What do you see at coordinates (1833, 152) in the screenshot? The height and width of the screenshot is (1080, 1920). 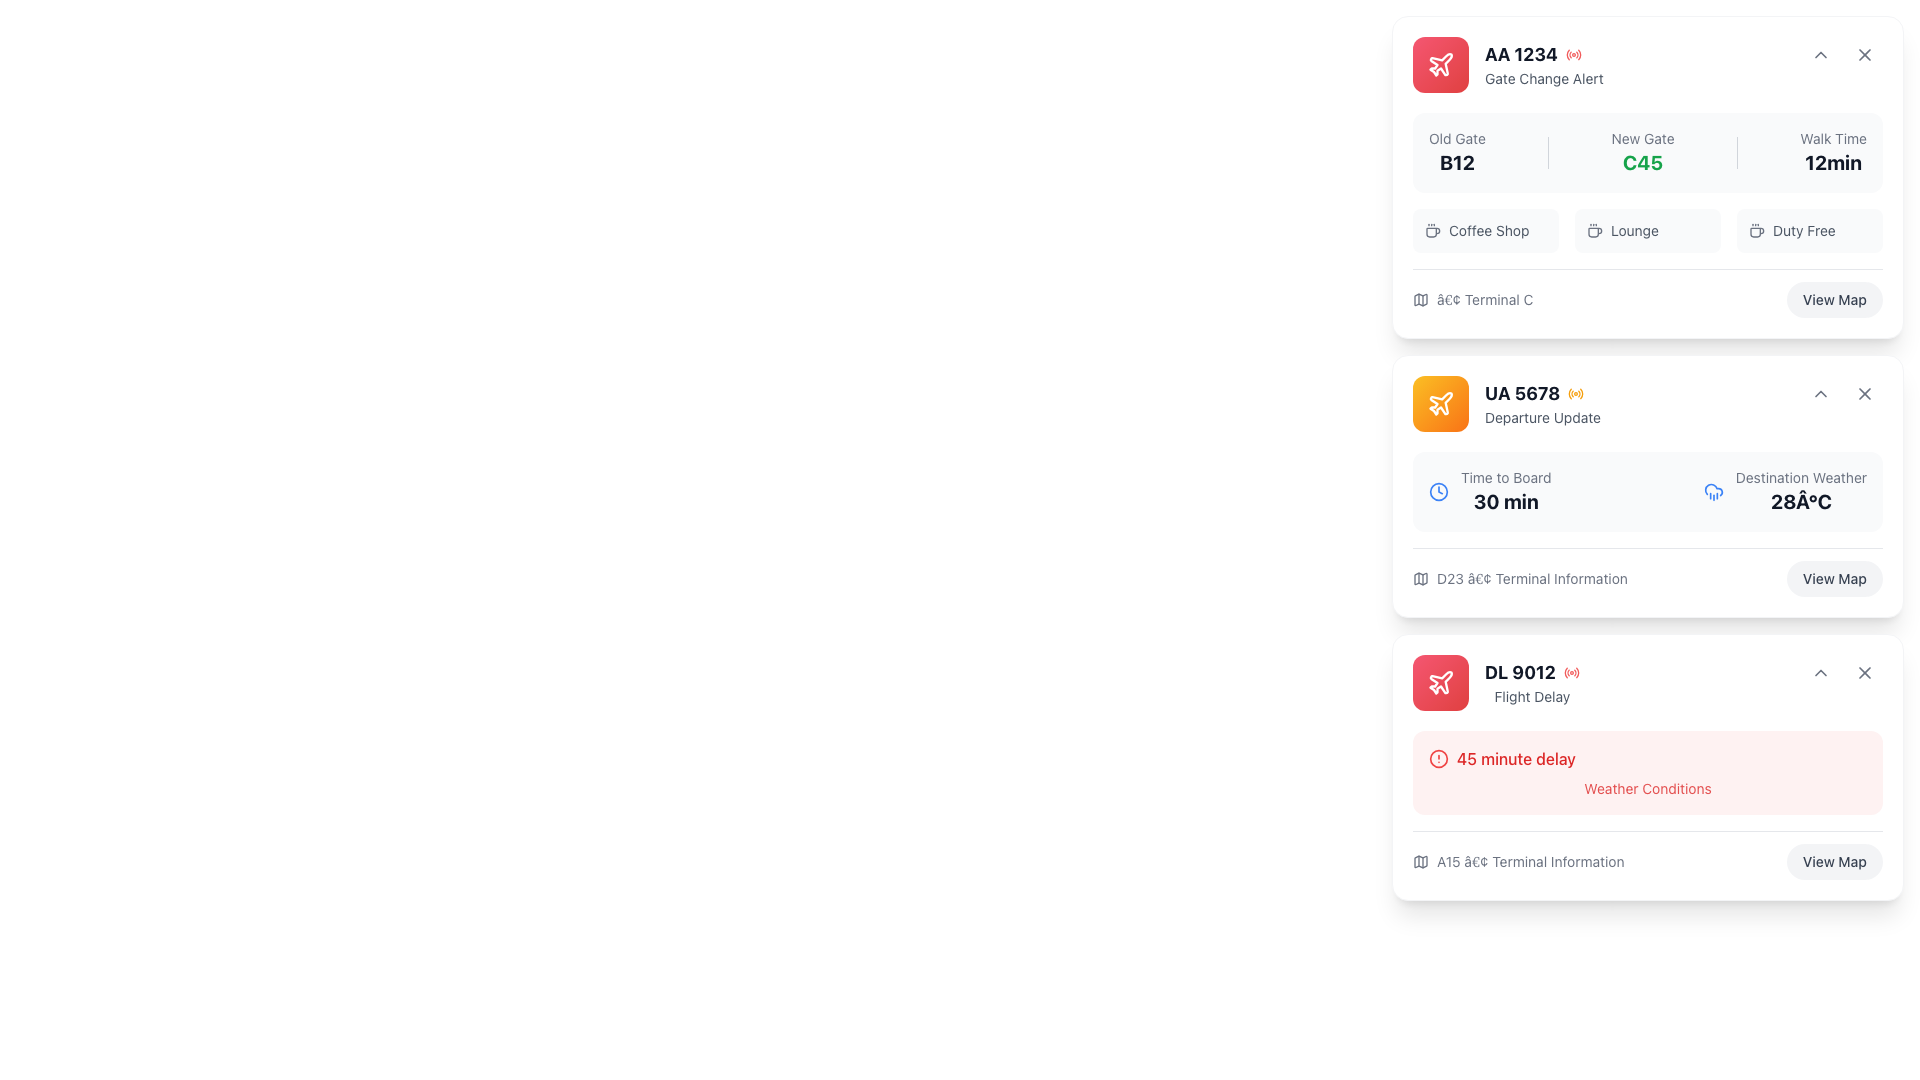 I see `the static text label displaying the estimated walking time '12 minutes' located in the top right of the card, following 'Old Gate B12' and 'New Gate C45'` at bounding box center [1833, 152].